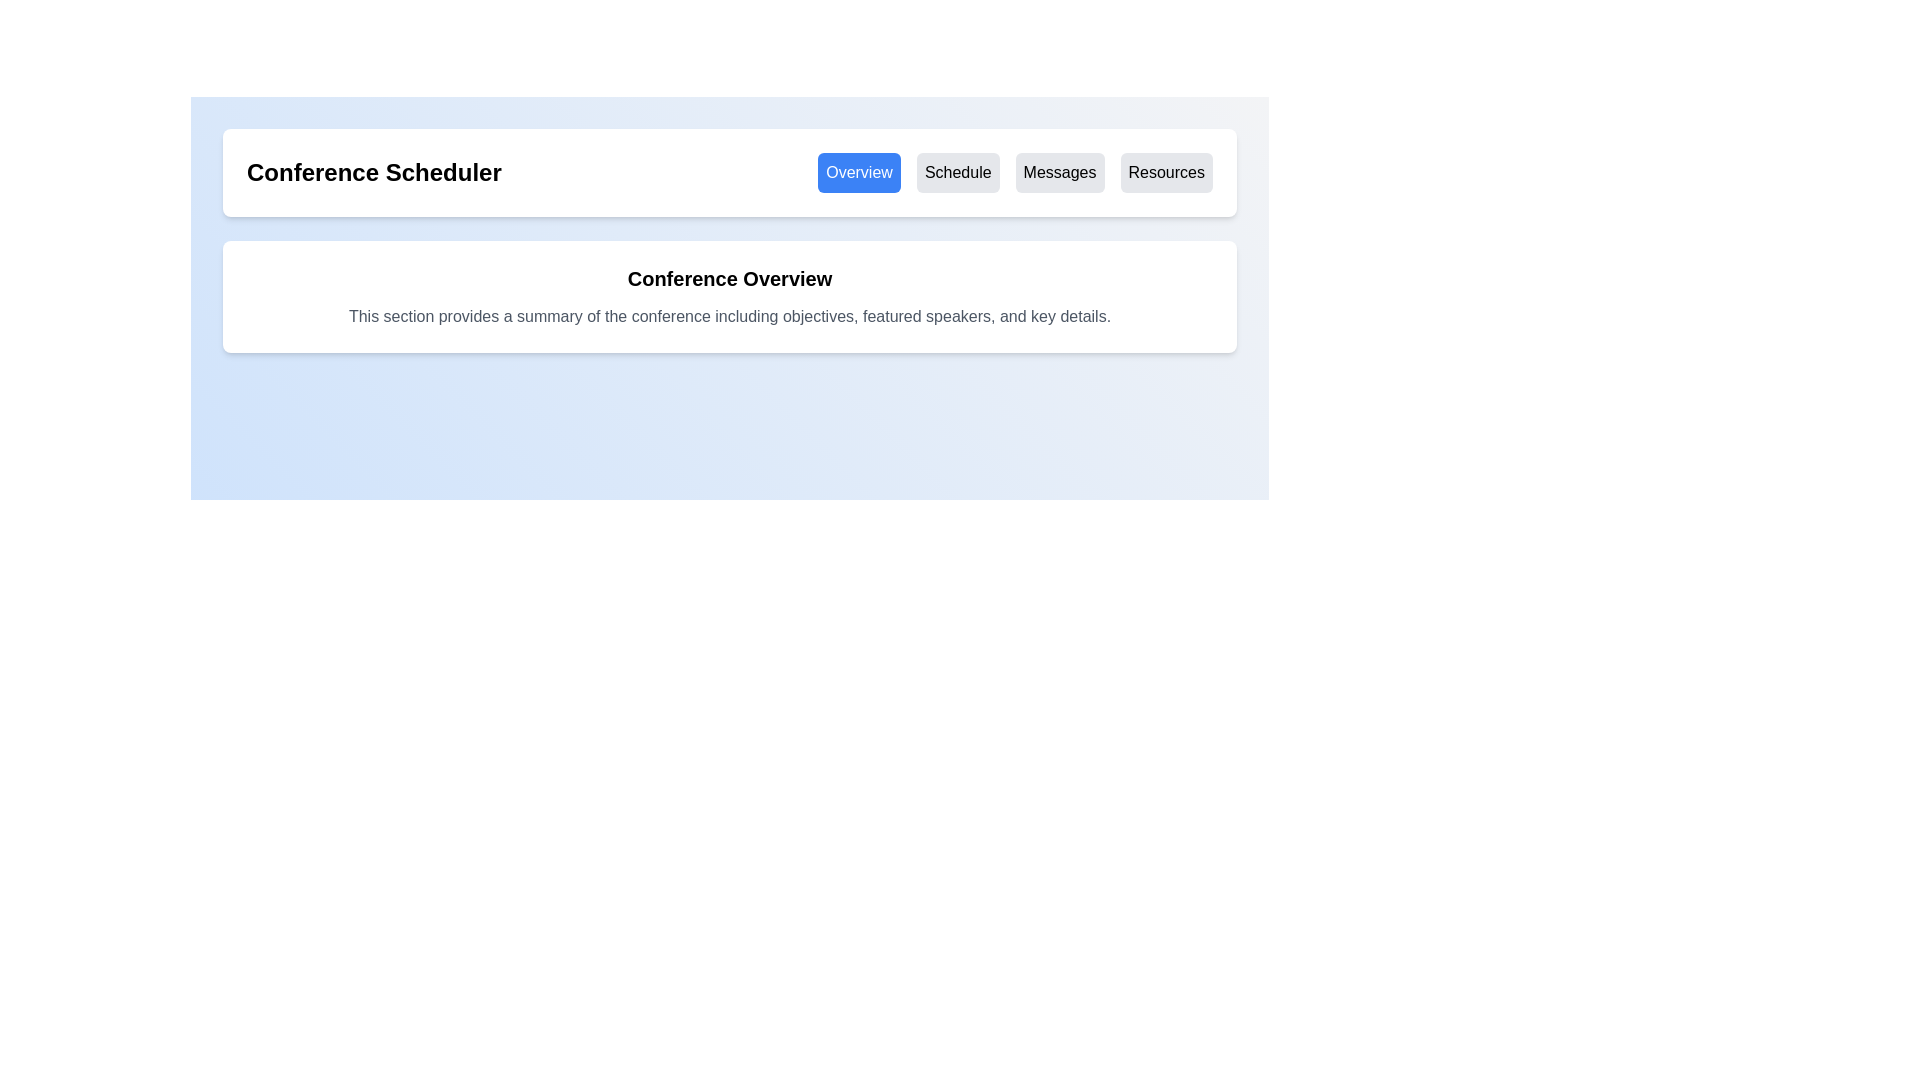  What do you see at coordinates (1059, 172) in the screenshot?
I see `the 'Messages' button with a light gray background and bold black text` at bounding box center [1059, 172].